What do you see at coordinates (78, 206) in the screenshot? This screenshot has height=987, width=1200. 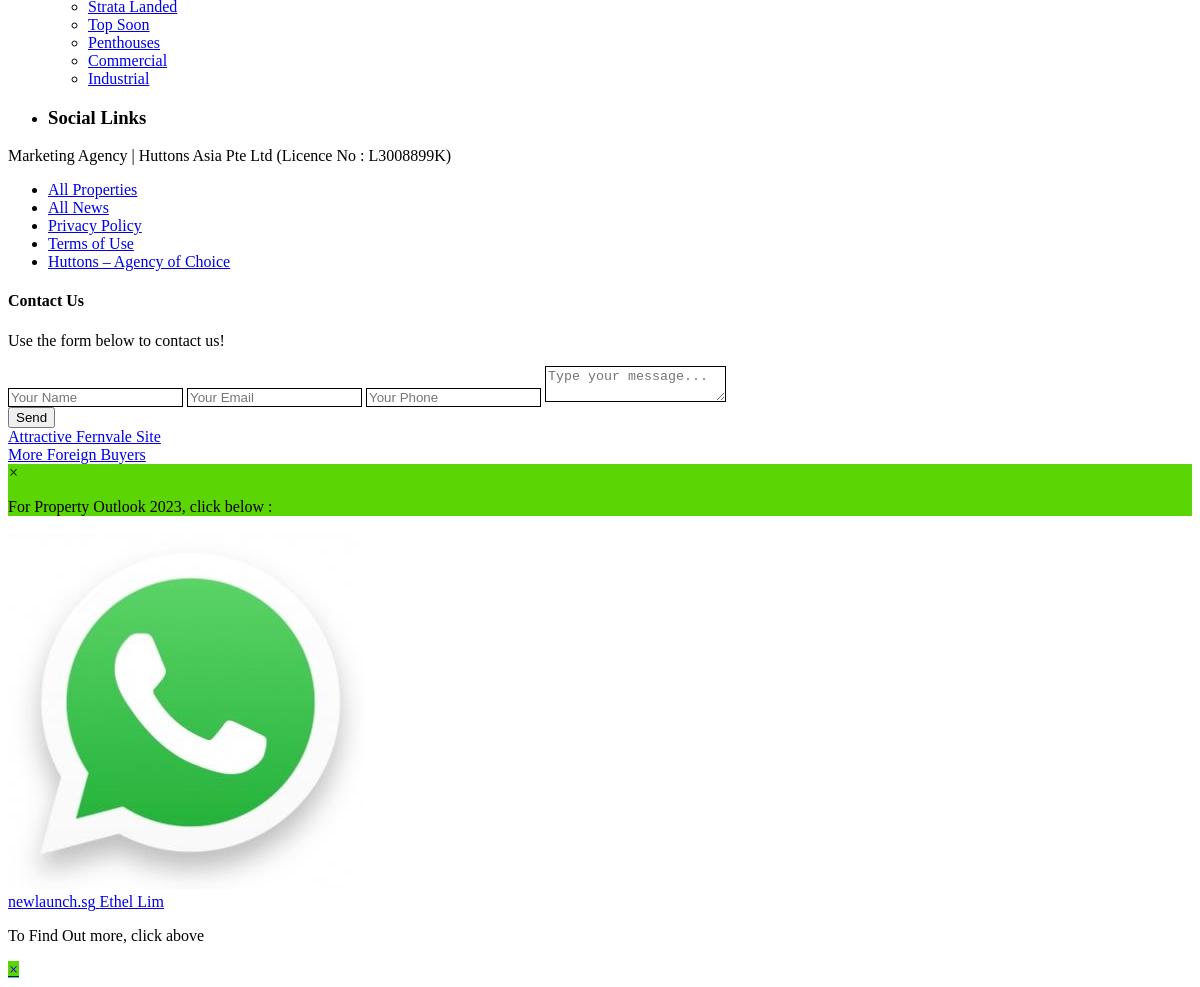 I see `'All News'` at bounding box center [78, 206].